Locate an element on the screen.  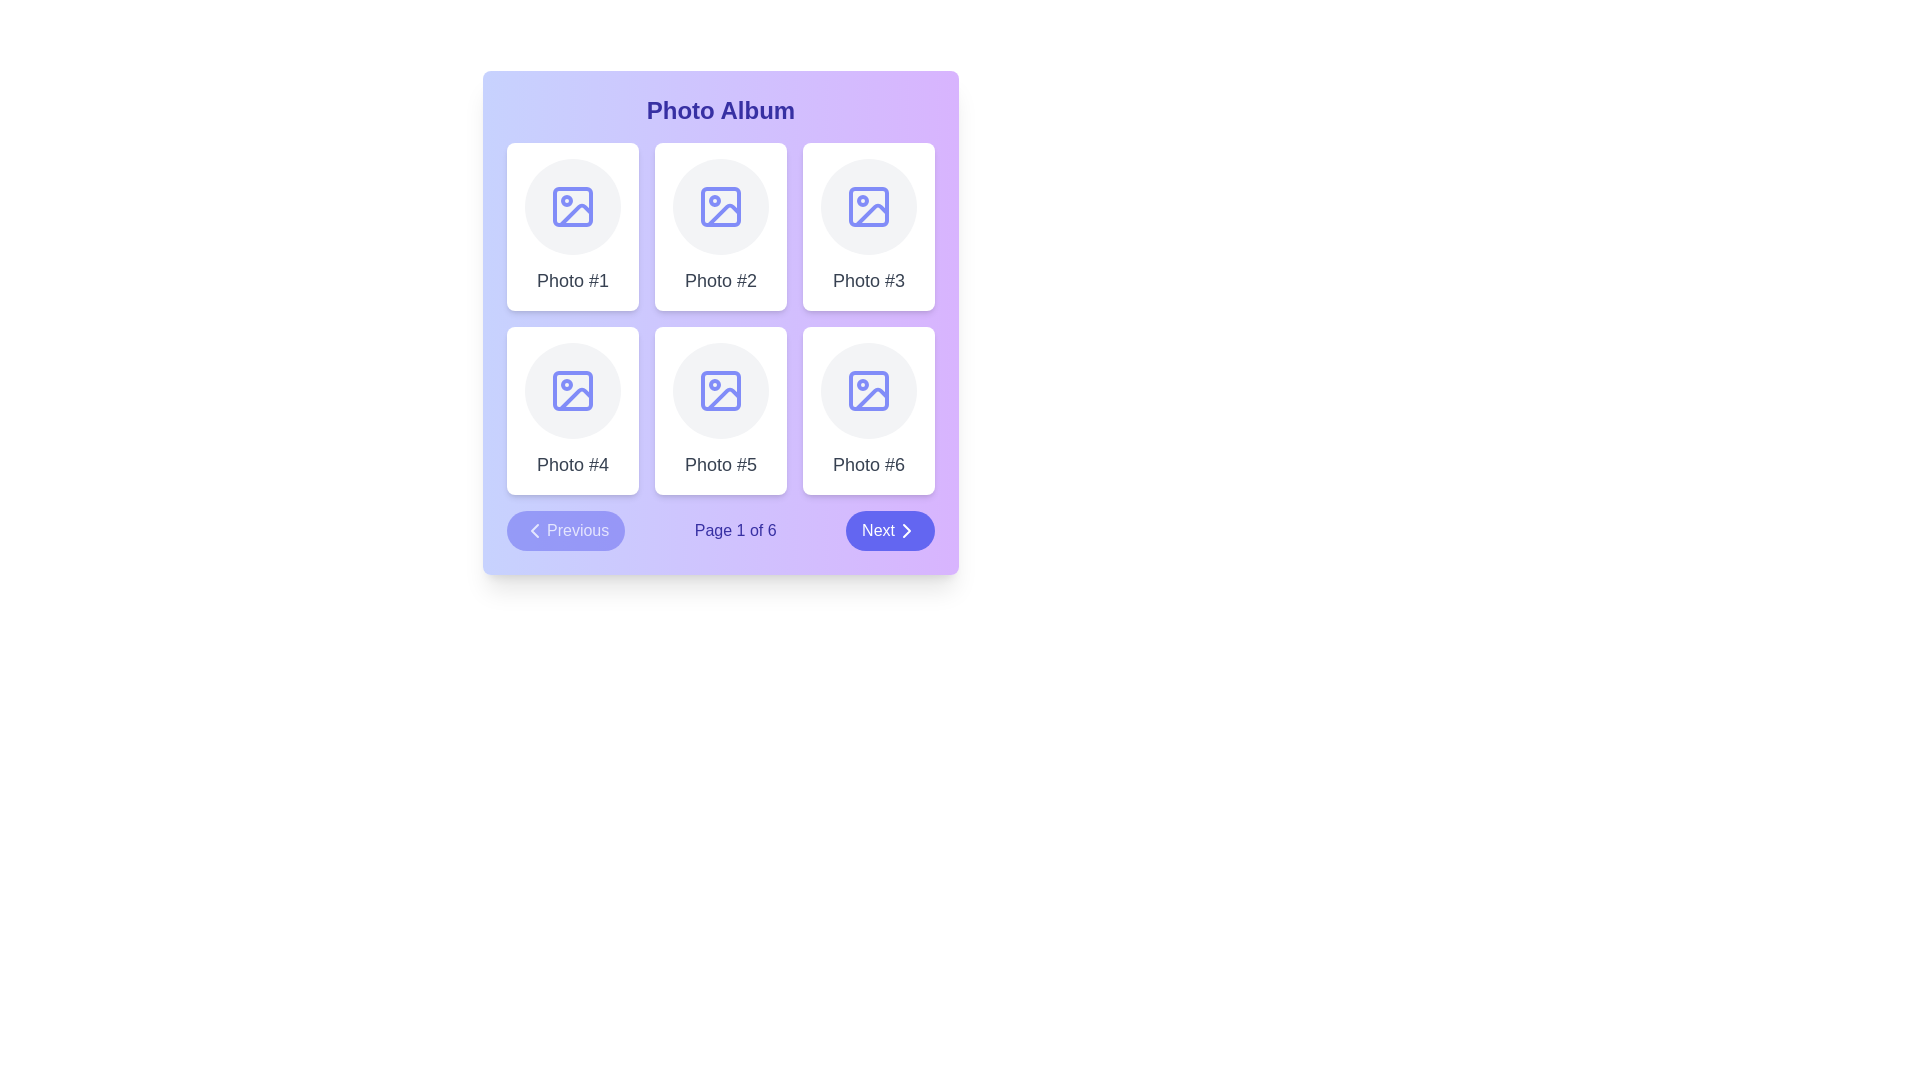
the sixth photo card in the album gallery is located at coordinates (868, 410).